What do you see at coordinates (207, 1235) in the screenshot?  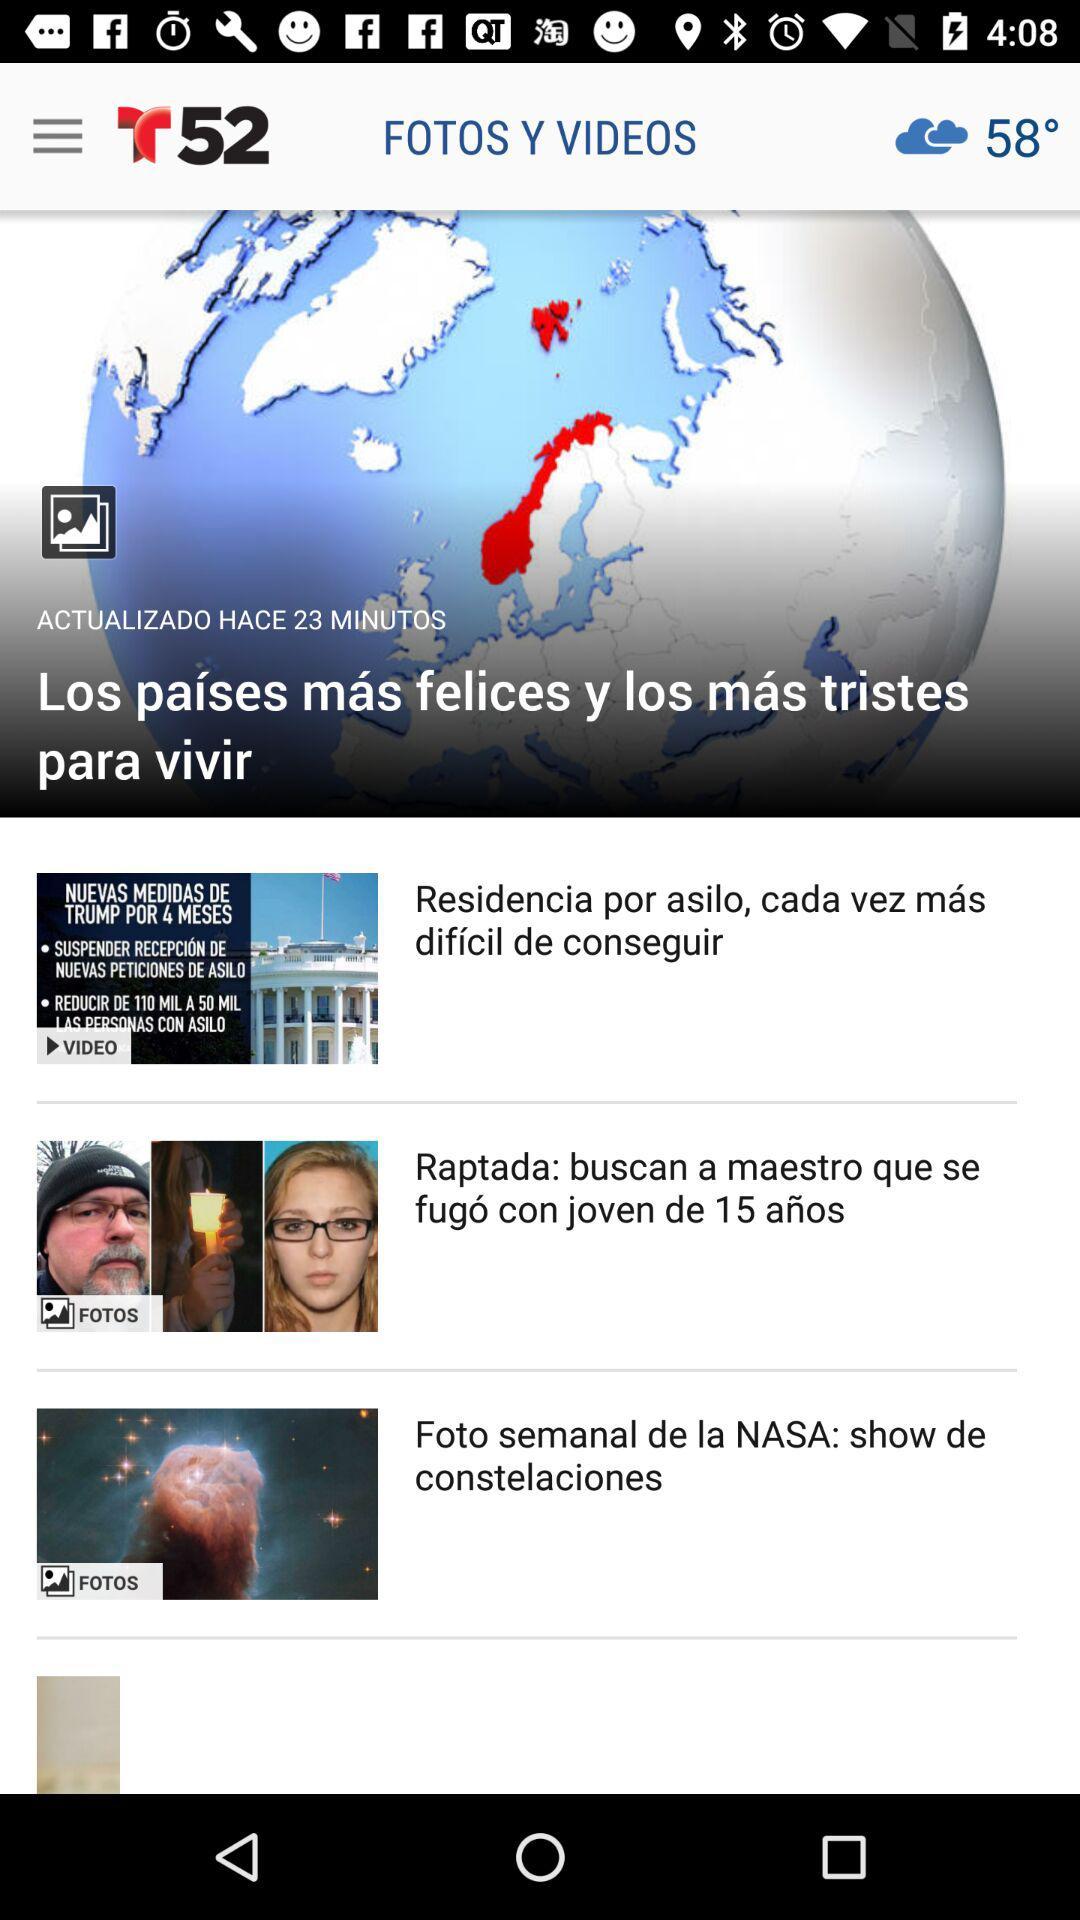 I see `search` at bounding box center [207, 1235].